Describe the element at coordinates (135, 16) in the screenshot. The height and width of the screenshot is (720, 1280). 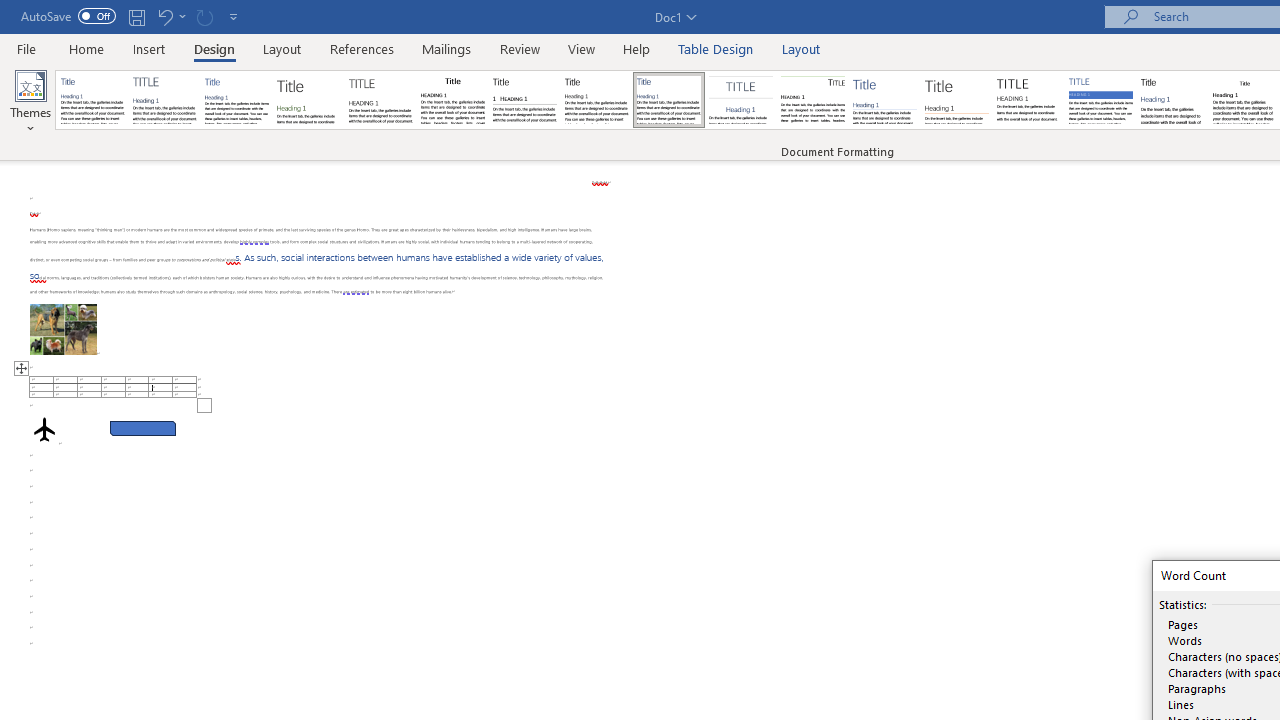
I see `'Save'` at that location.